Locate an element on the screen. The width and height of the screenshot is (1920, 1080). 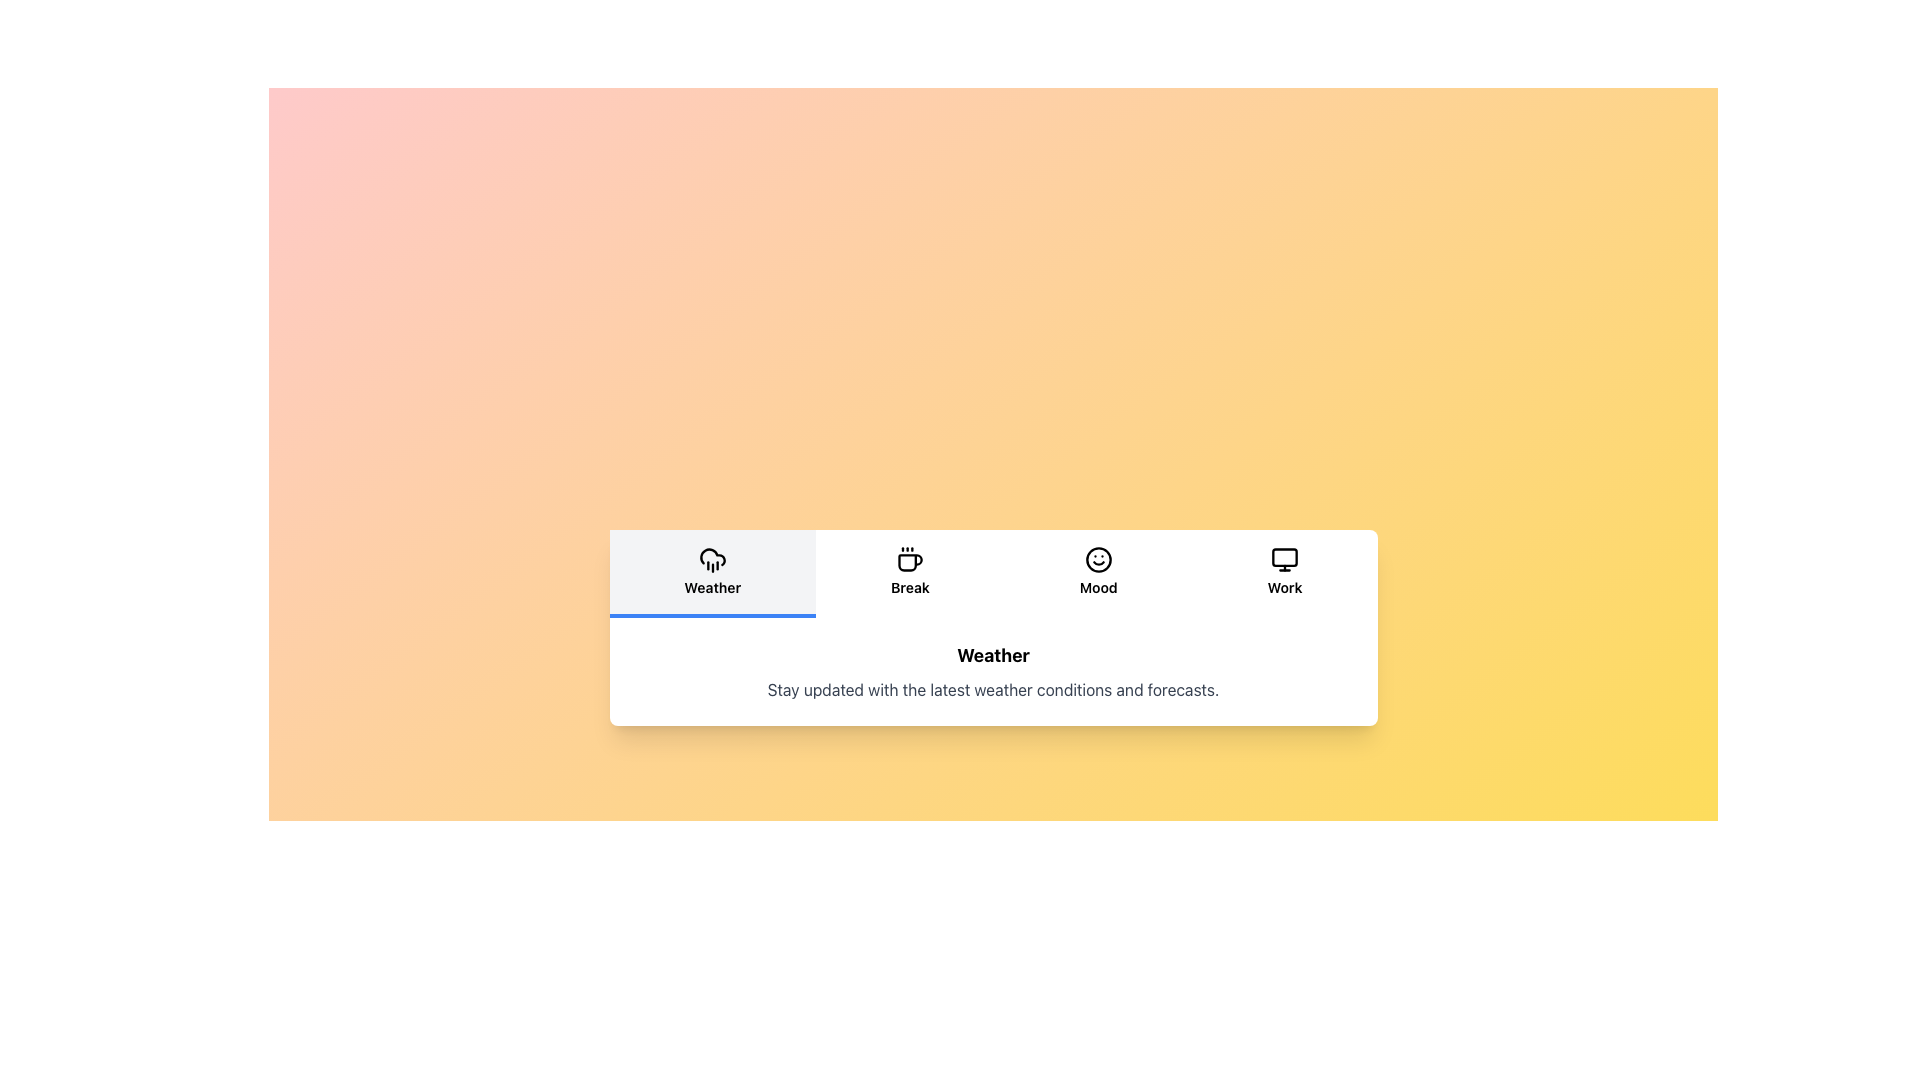
the third selectable tab labeled 'Mood' in the horizontal navigation menu to trigger potential hover effects is located at coordinates (1097, 574).